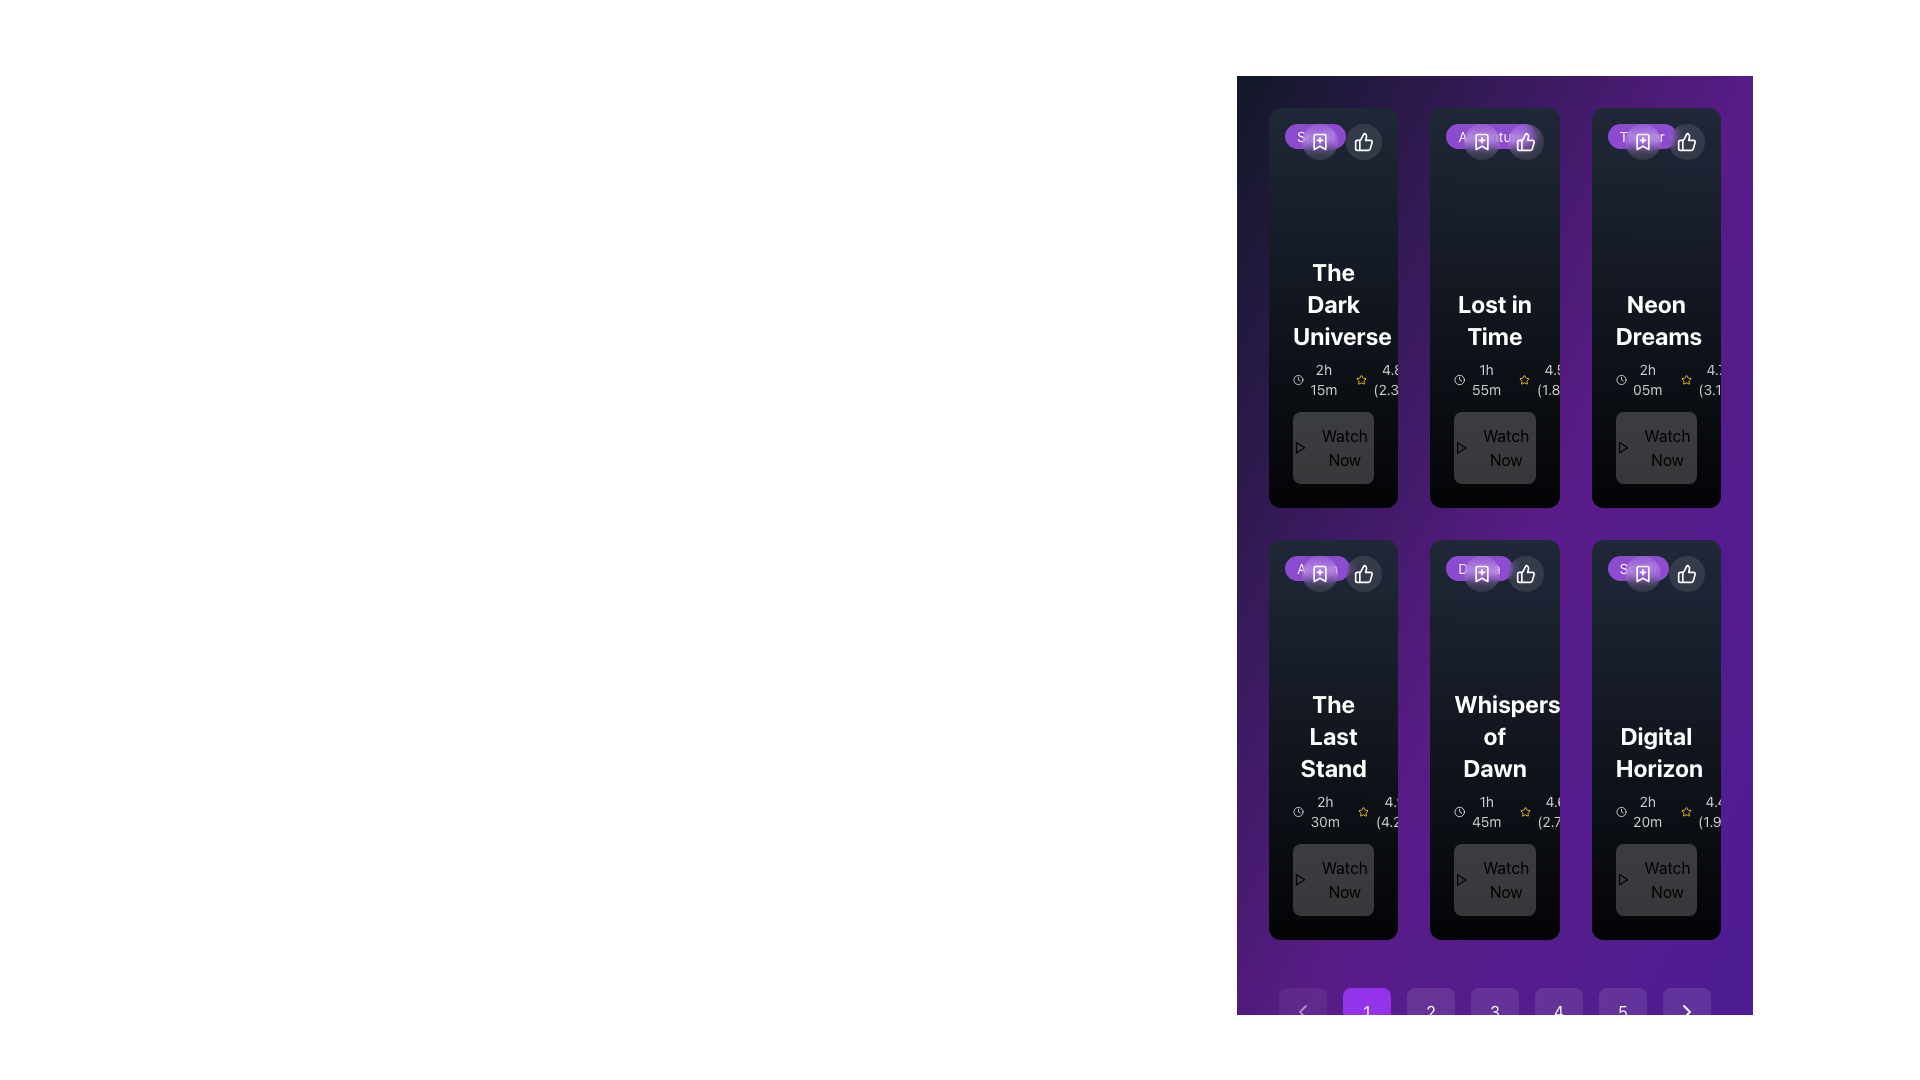  What do you see at coordinates (1315, 135) in the screenshot?
I see `the pill-shaped badge with a purple background and white text that reads 'Sci-Fi', located at the top-left corner inside the card for the movie 'The Dark Universe'` at bounding box center [1315, 135].